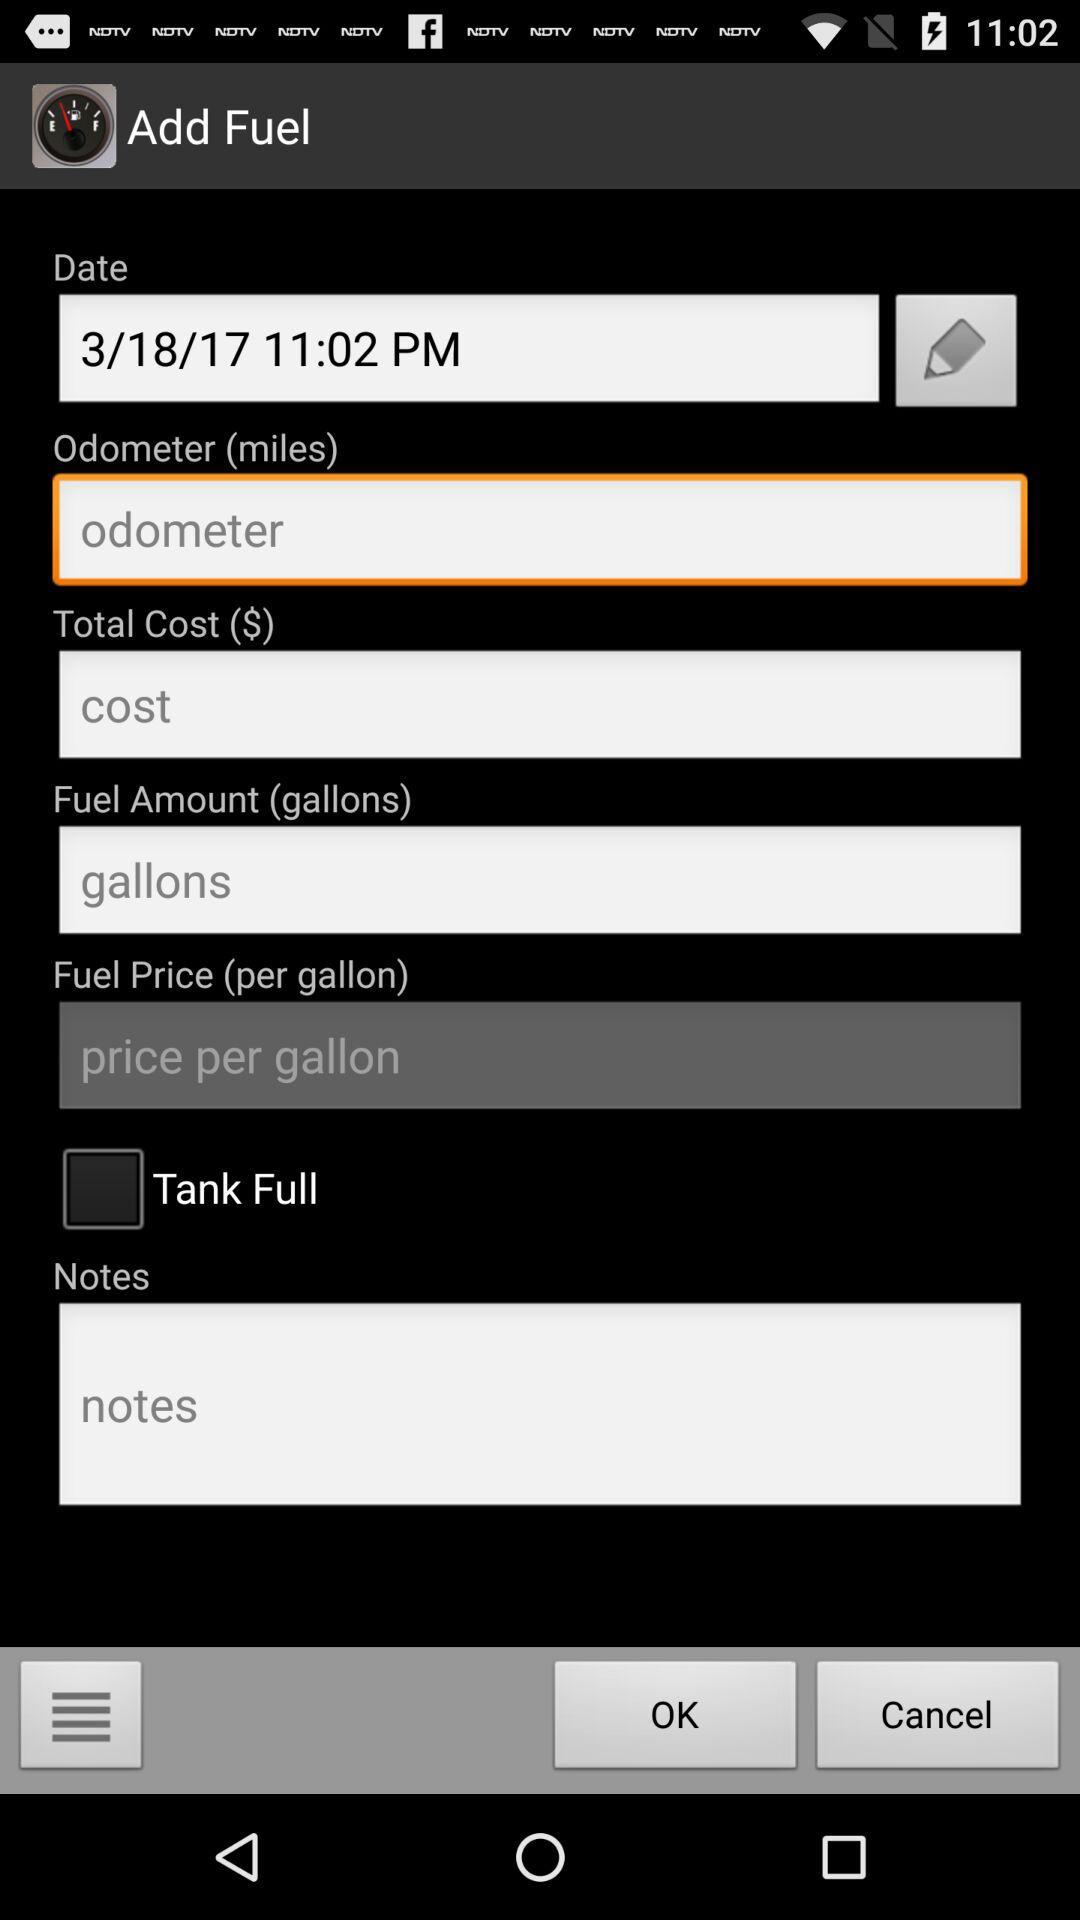 The image size is (1080, 1920). What do you see at coordinates (469, 354) in the screenshot?
I see `the date and time text below date` at bounding box center [469, 354].